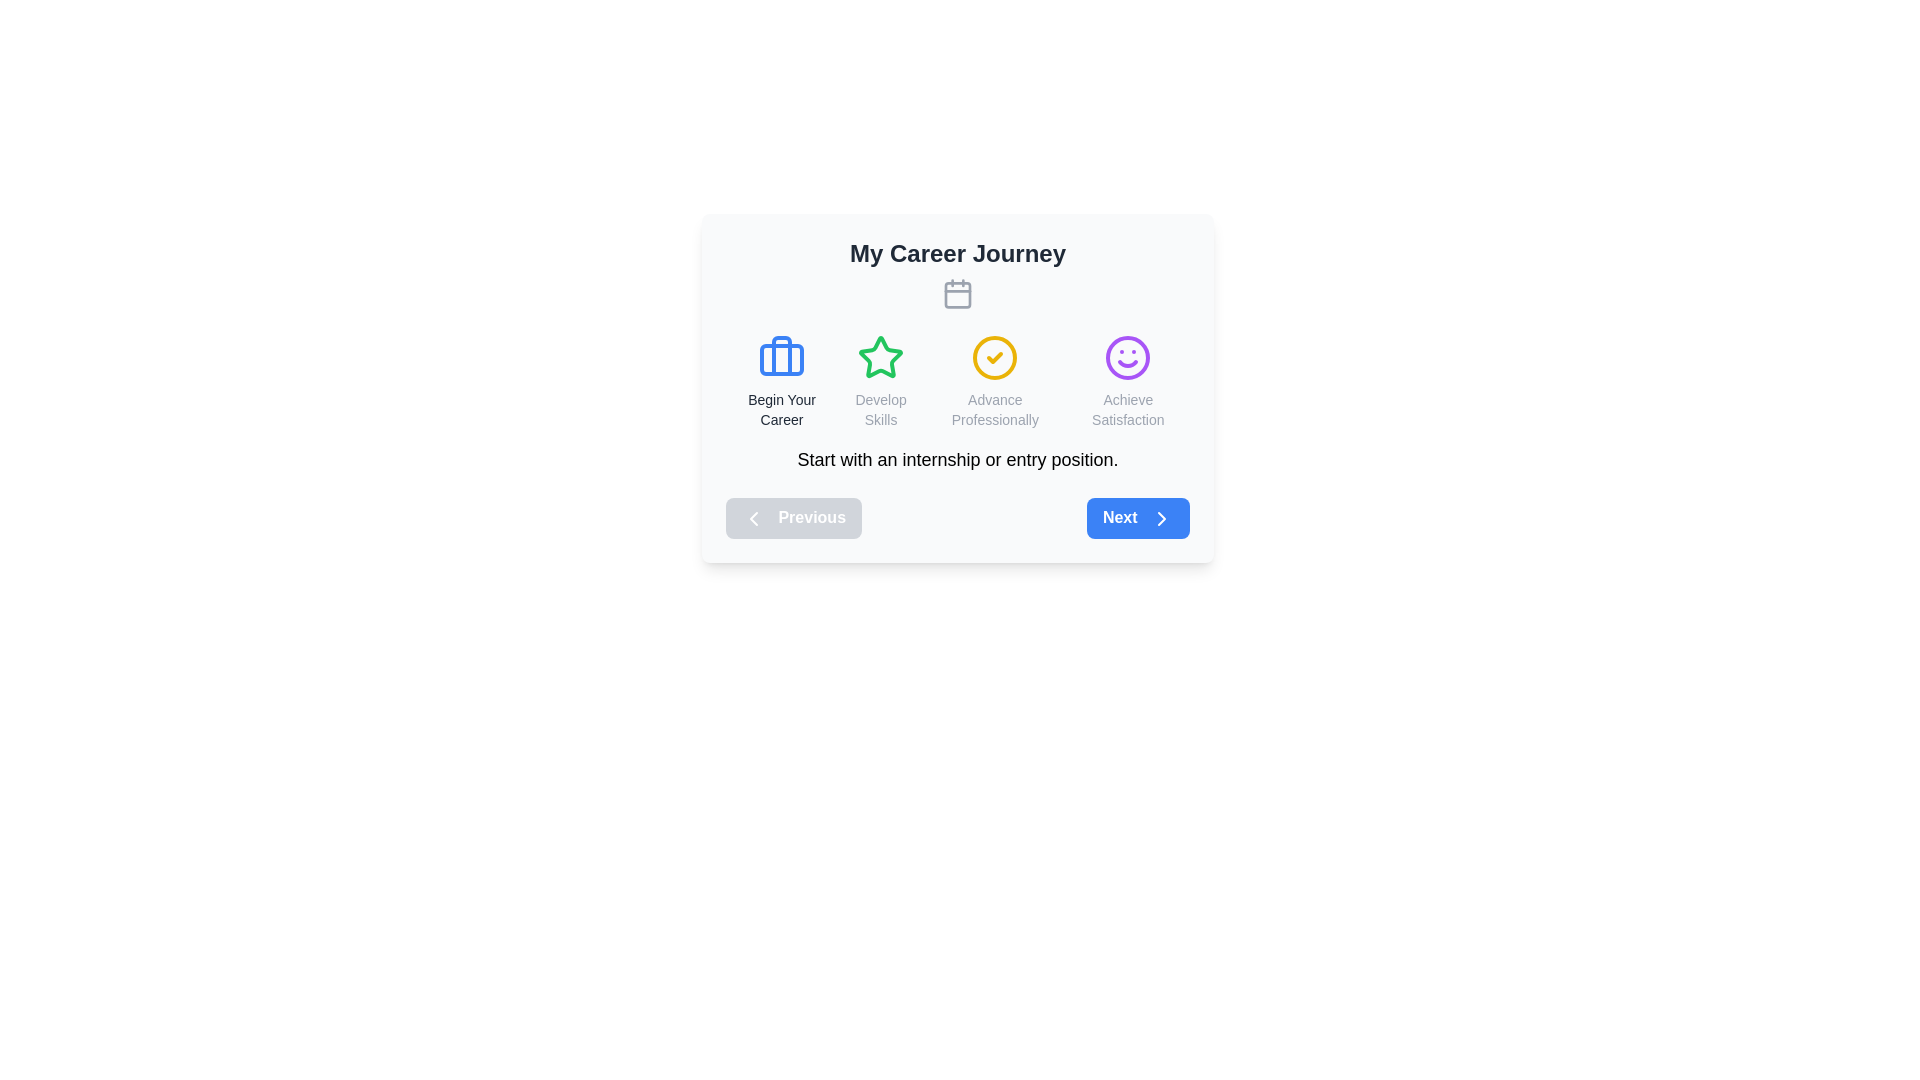 This screenshot has height=1080, width=1920. Describe the element at coordinates (880, 357) in the screenshot. I see `the five-pointed star icon with a green outline located in the 'Develop Skills' section above the text 'Develop Skills'` at that location.